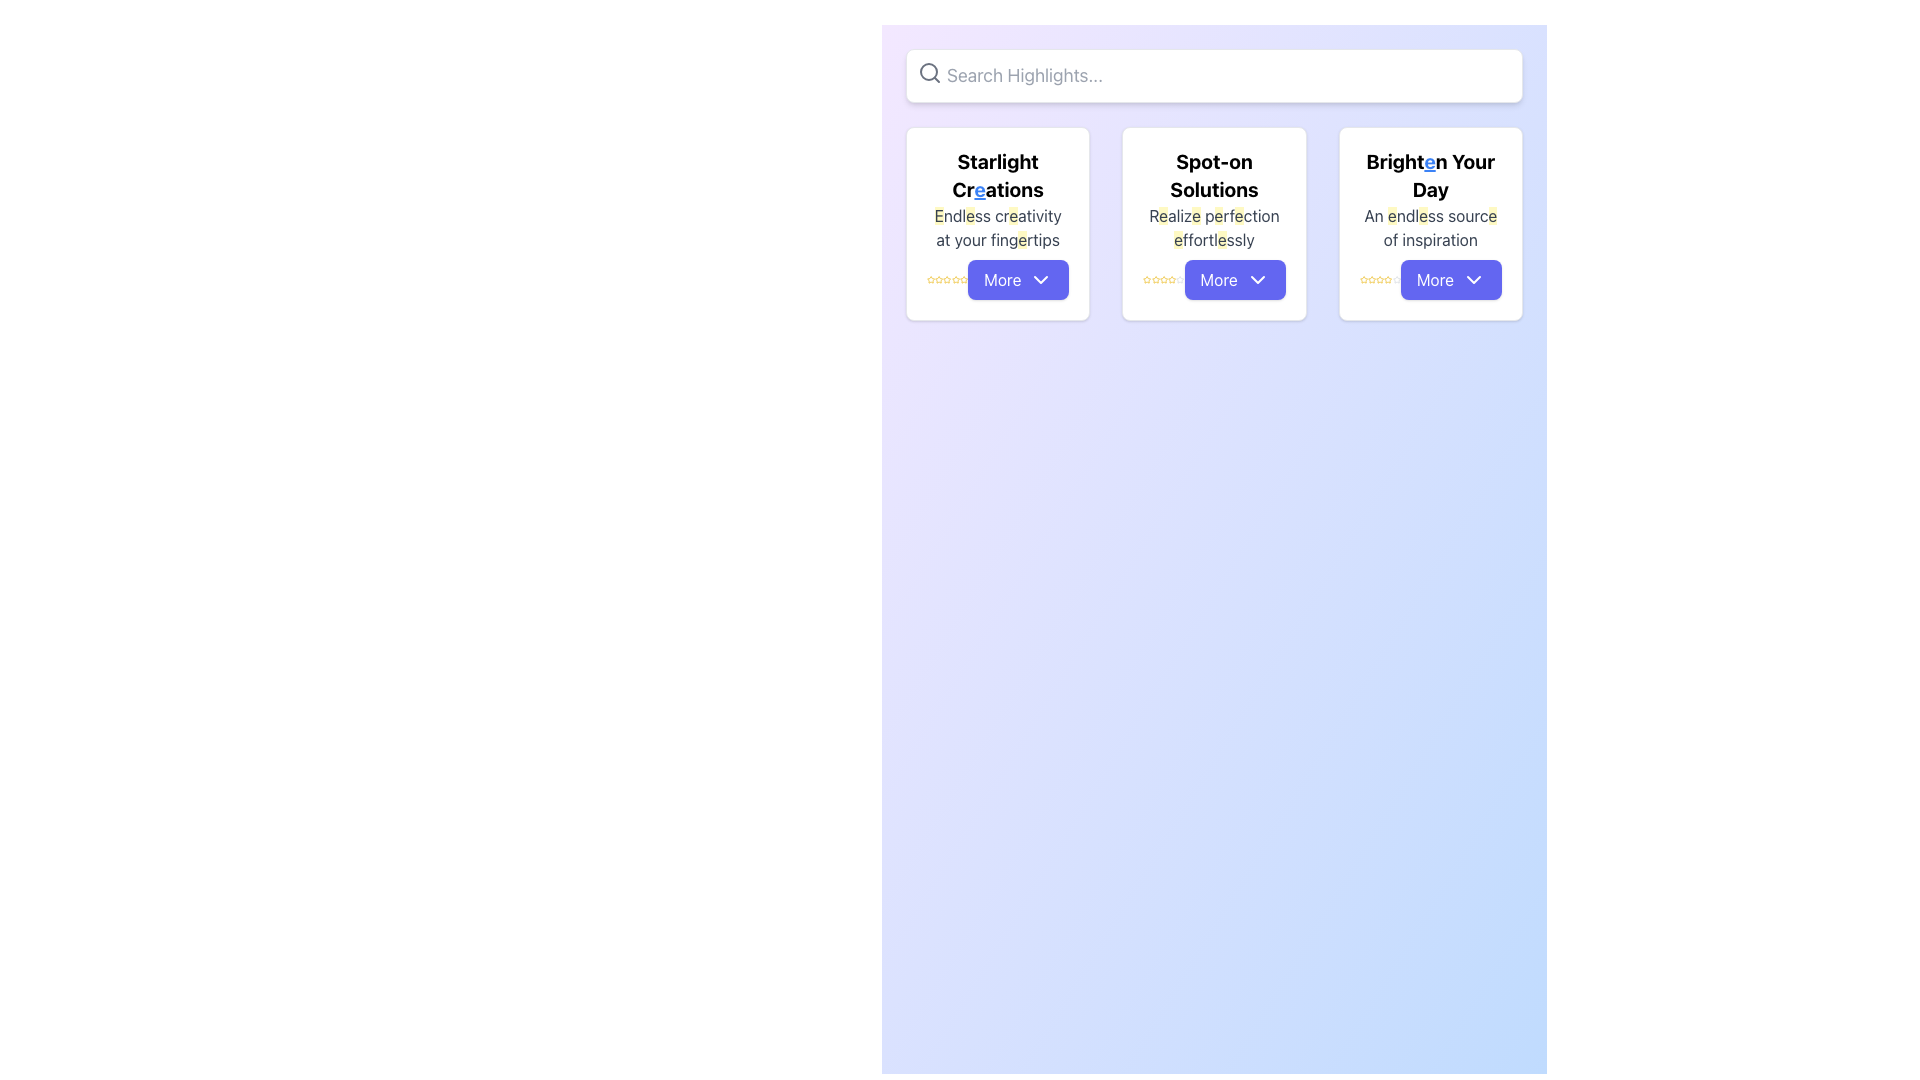 Image resolution: width=1920 pixels, height=1080 pixels. What do you see at coordinates (1234, 280) in the screenshot?
I see `the 'More' button with rounded edges, blue background, and white text located at the bottom of the 'Spot-on Solutions' card` at bounding box center [1234, 280].